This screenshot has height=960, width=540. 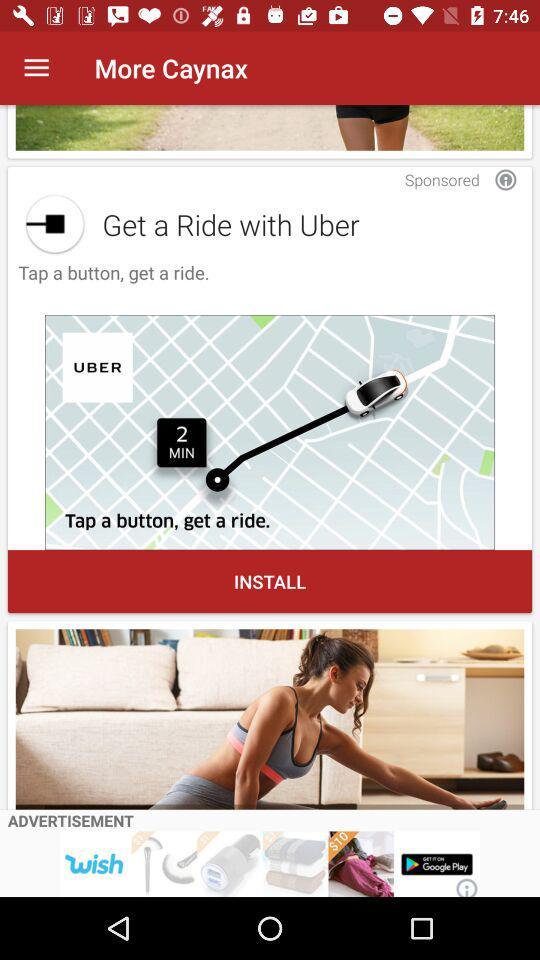 I want to click on advertisement, so click(x=270, y=719).